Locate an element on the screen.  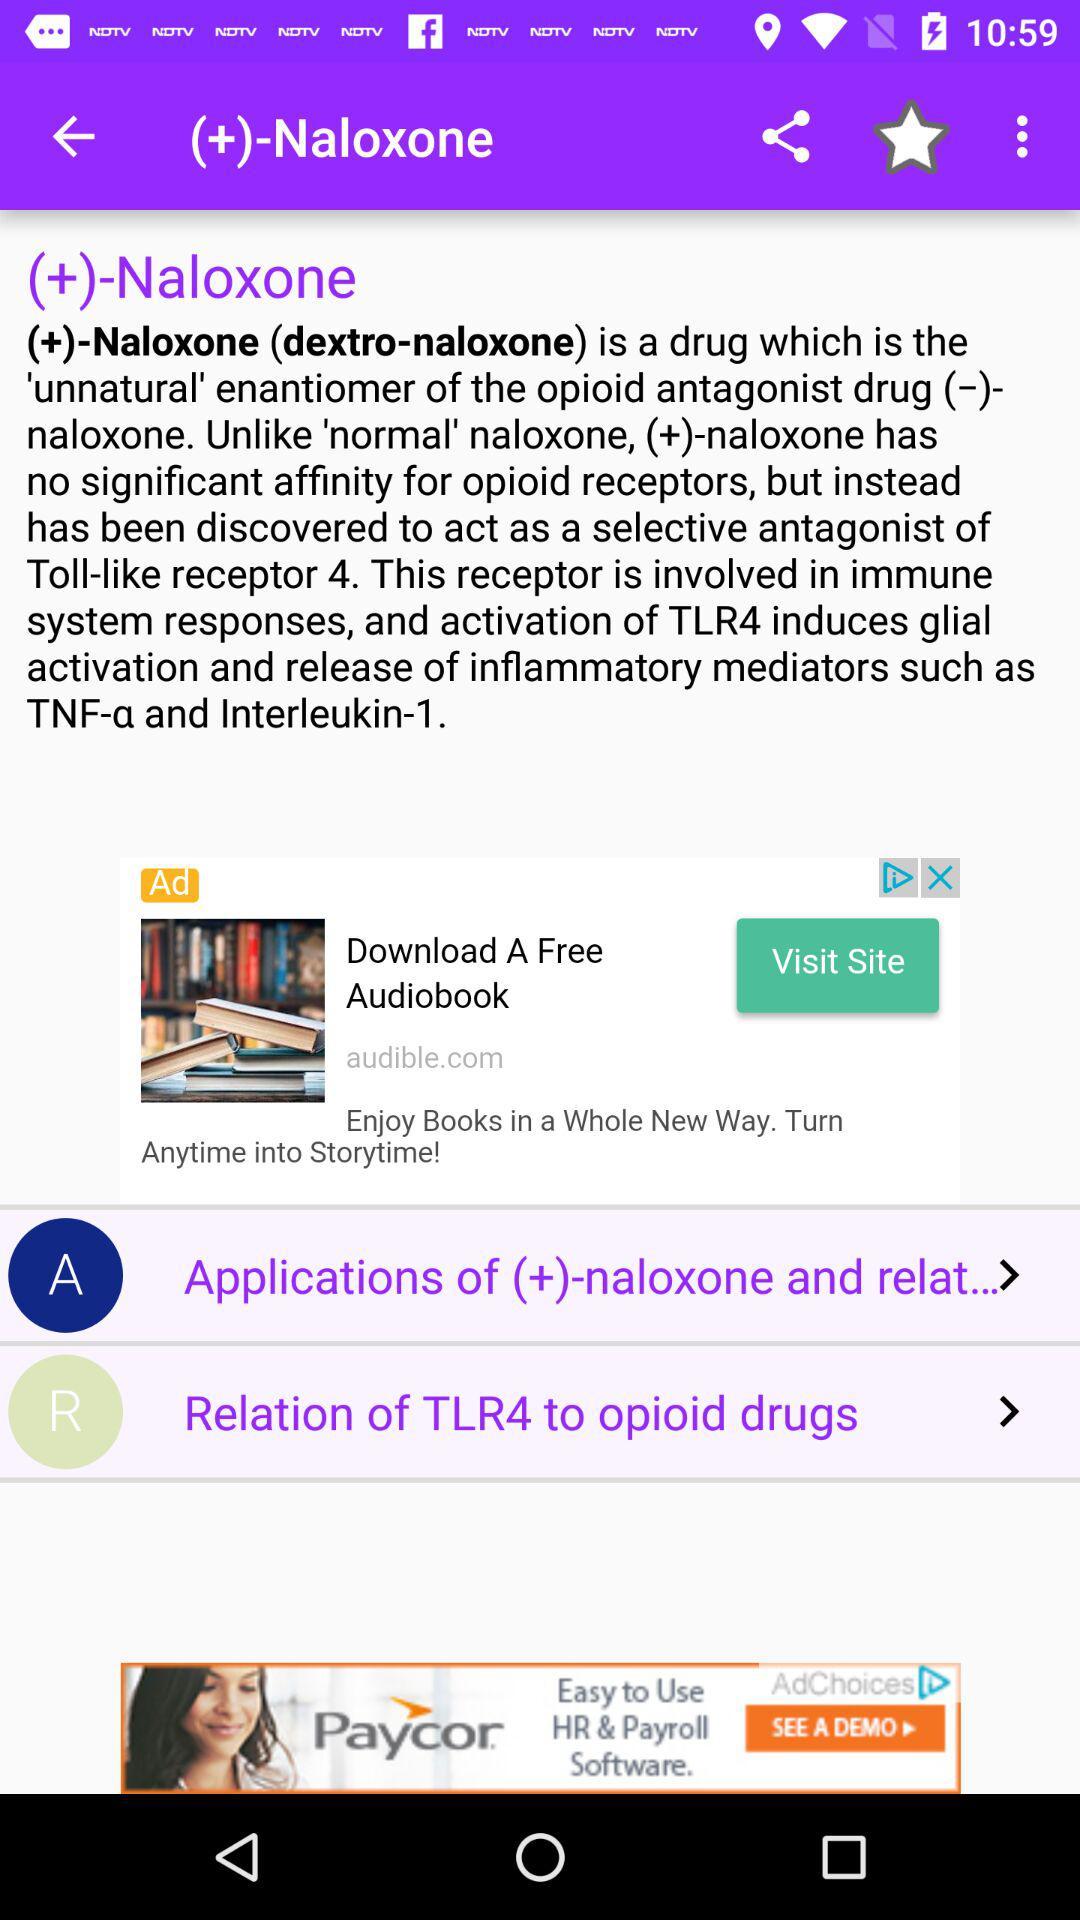
advertisement page is located at coordinates (540, 1727).